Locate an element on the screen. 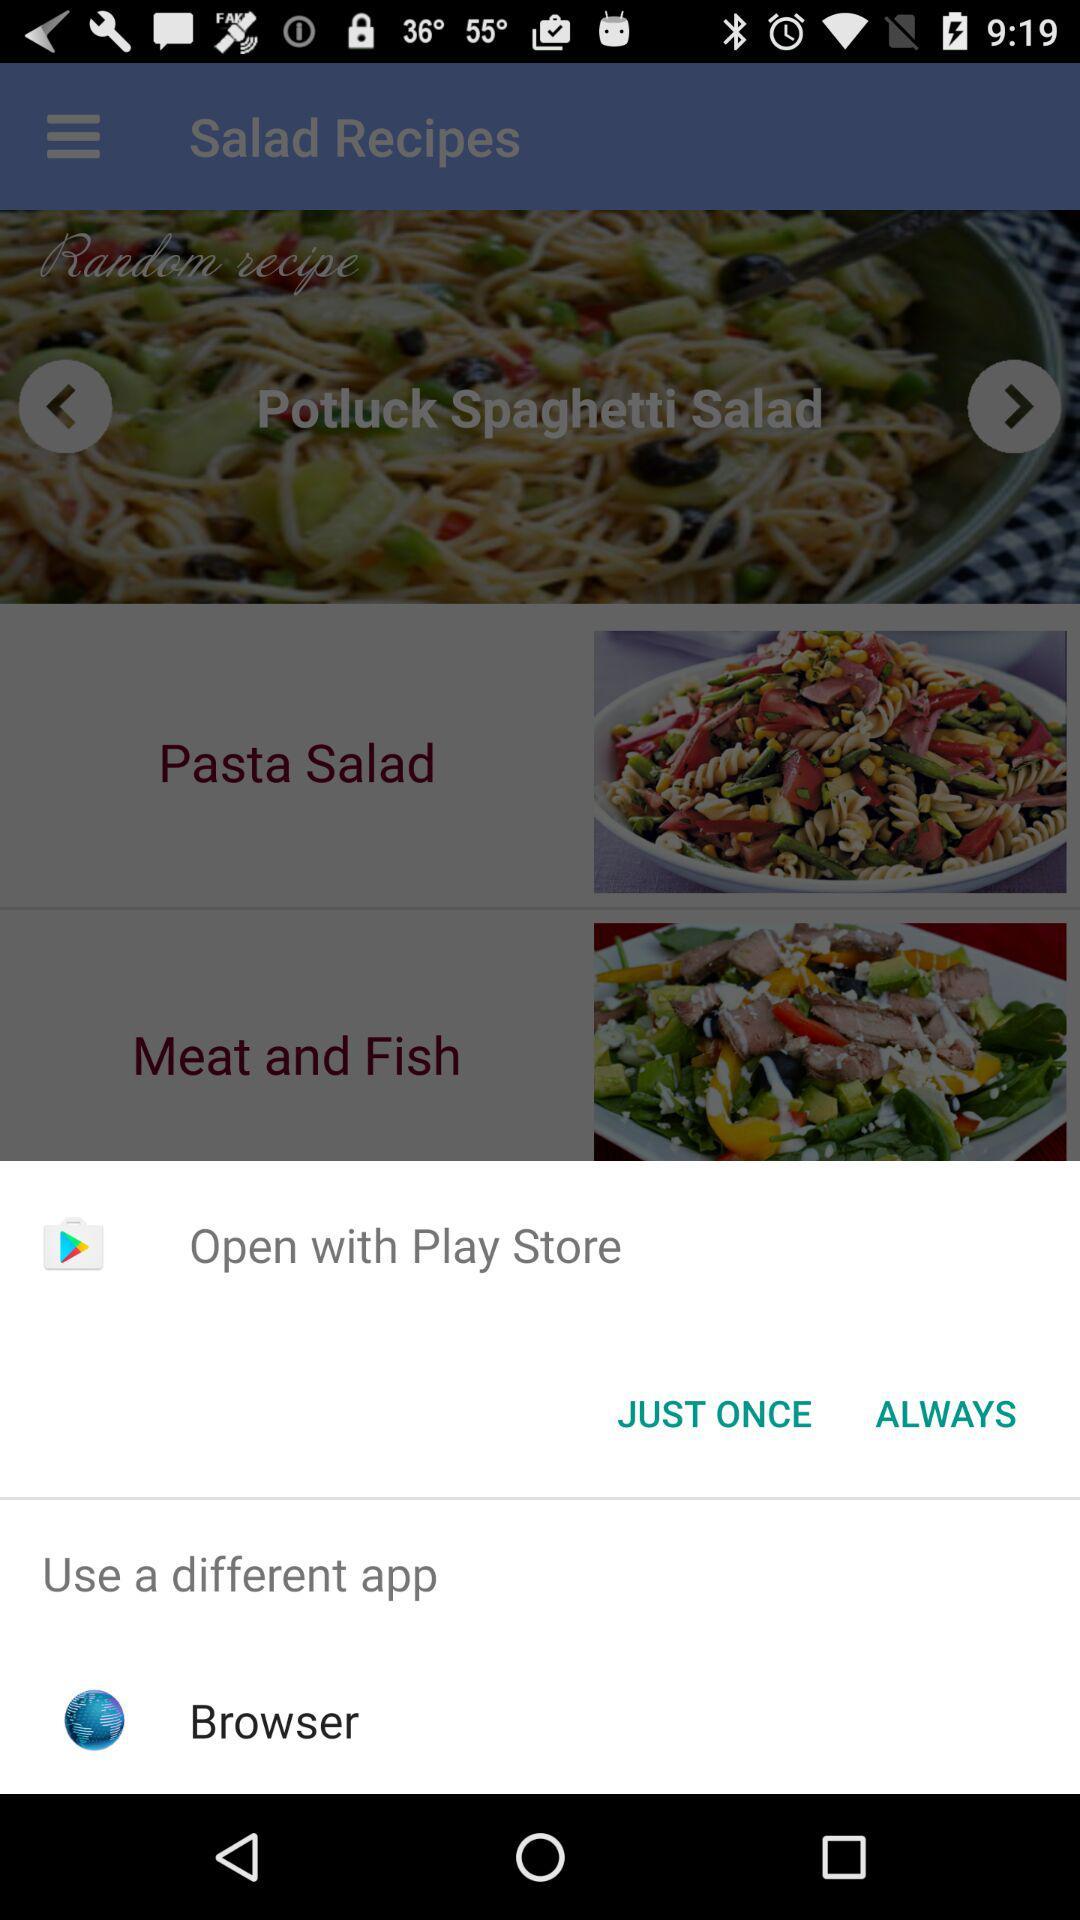  the just once button is located at coordinates (713, 1411).